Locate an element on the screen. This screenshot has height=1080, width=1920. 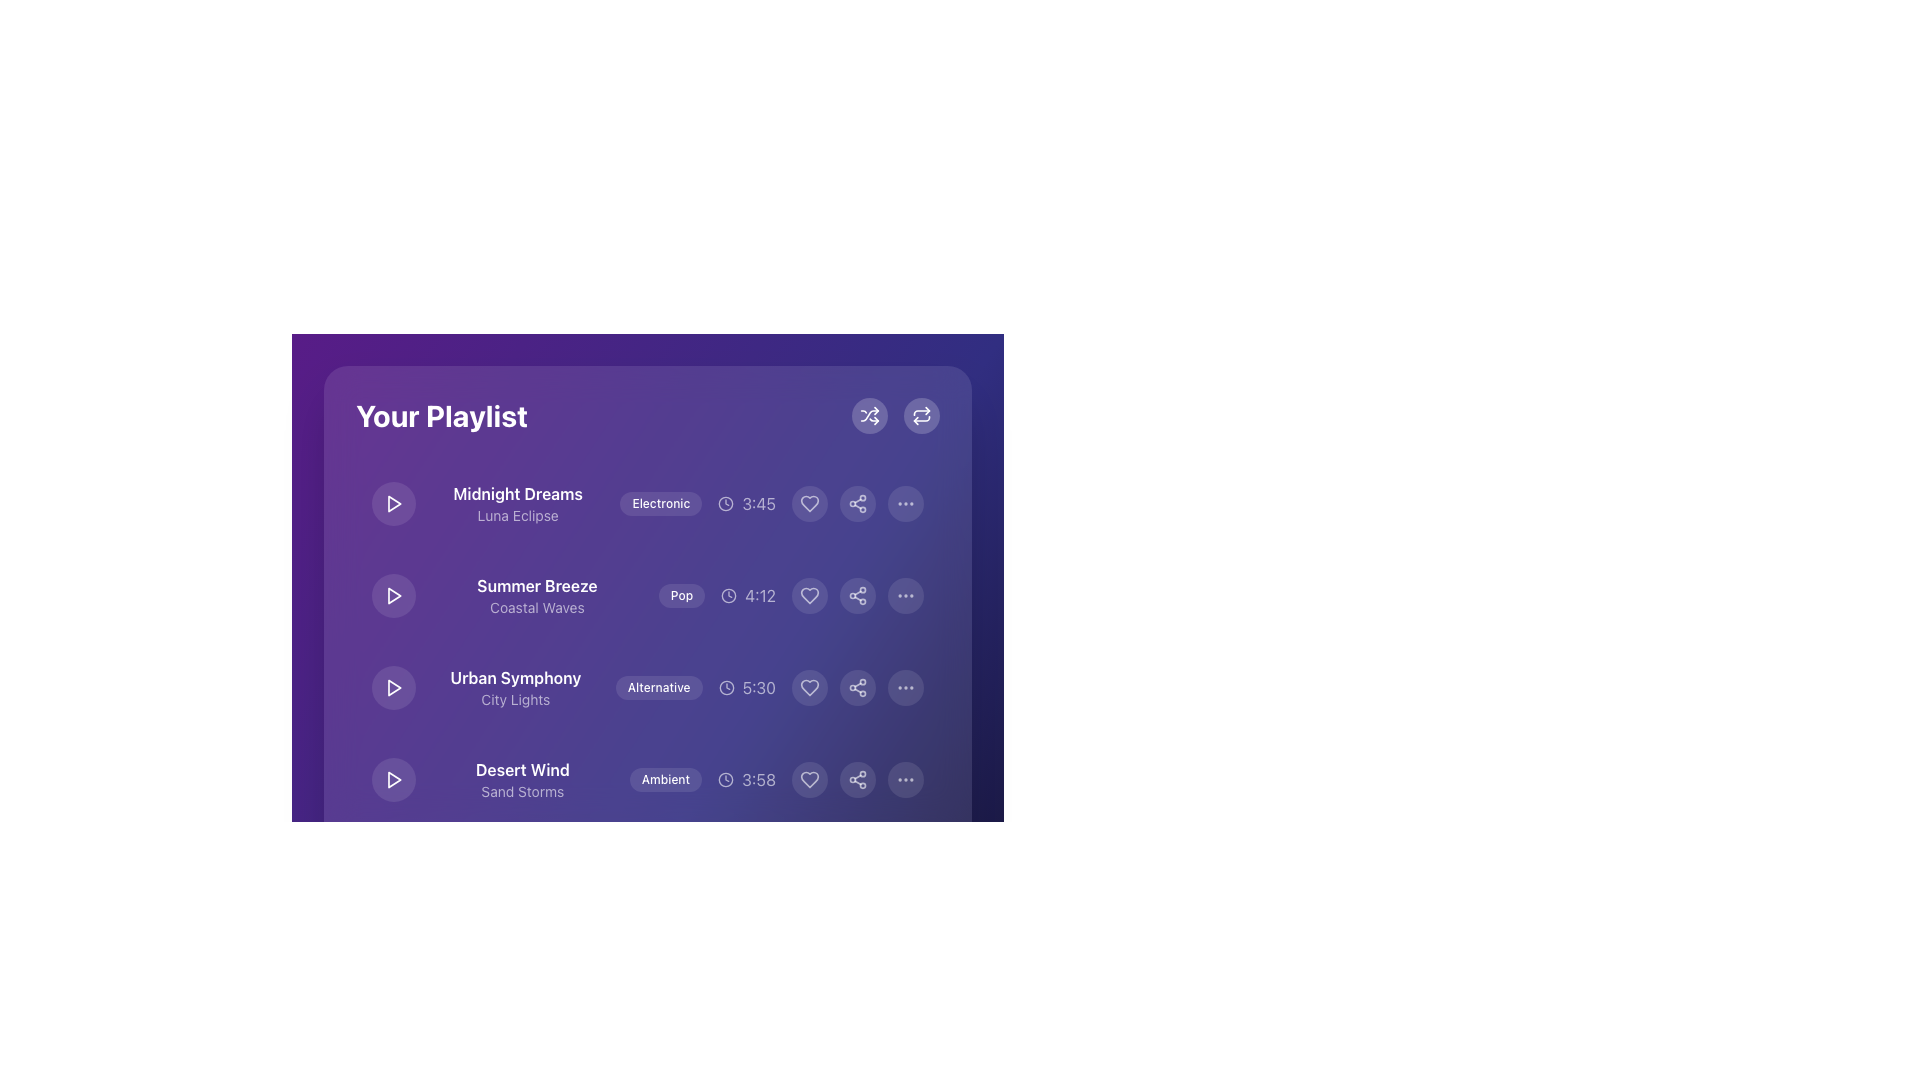
the heart-shaped icon representing a favorite or like function in the 'Urban Symphony' playlist row is located at coordinates (810, 686).